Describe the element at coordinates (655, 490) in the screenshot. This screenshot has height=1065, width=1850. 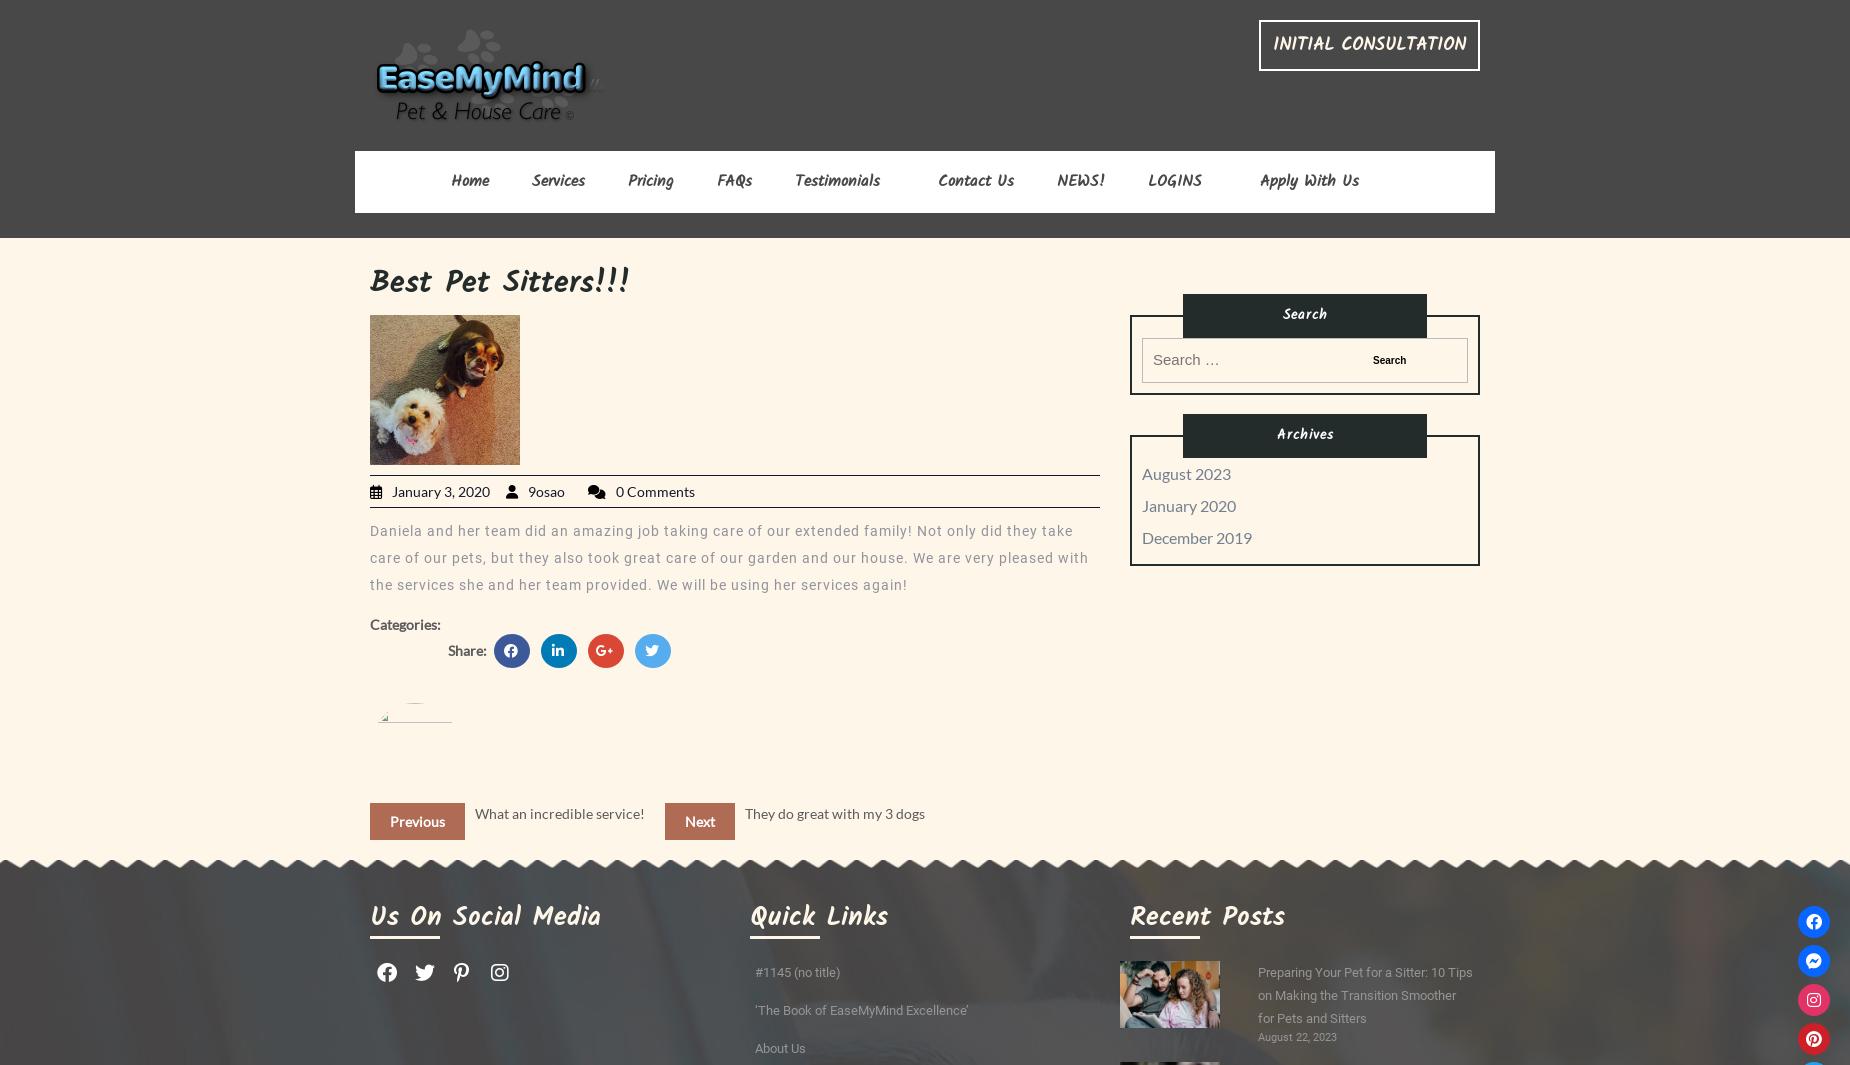
I see `'0 Comments'` at that location.